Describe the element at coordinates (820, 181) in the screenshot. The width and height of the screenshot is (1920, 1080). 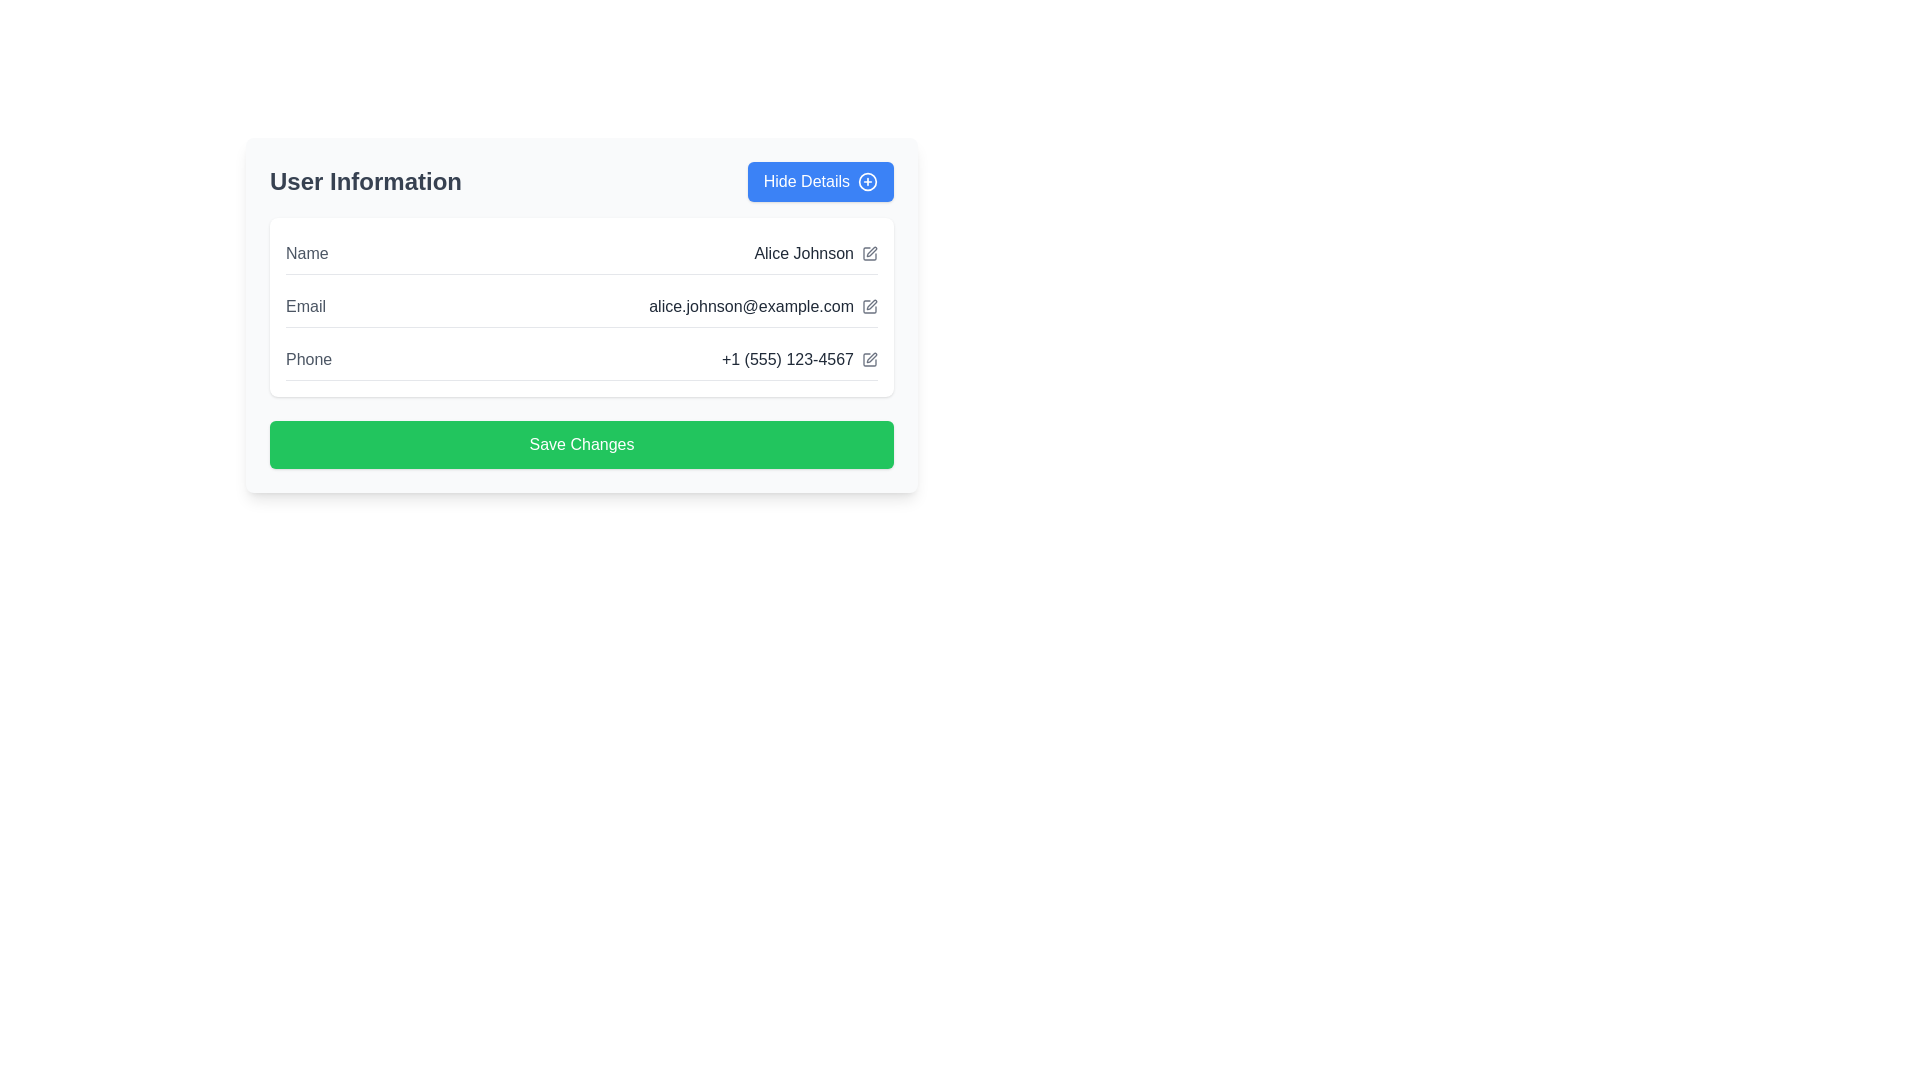
I see `the 'Hide Details' button located in the upper-right corner of the 'User Information' card` at that location.